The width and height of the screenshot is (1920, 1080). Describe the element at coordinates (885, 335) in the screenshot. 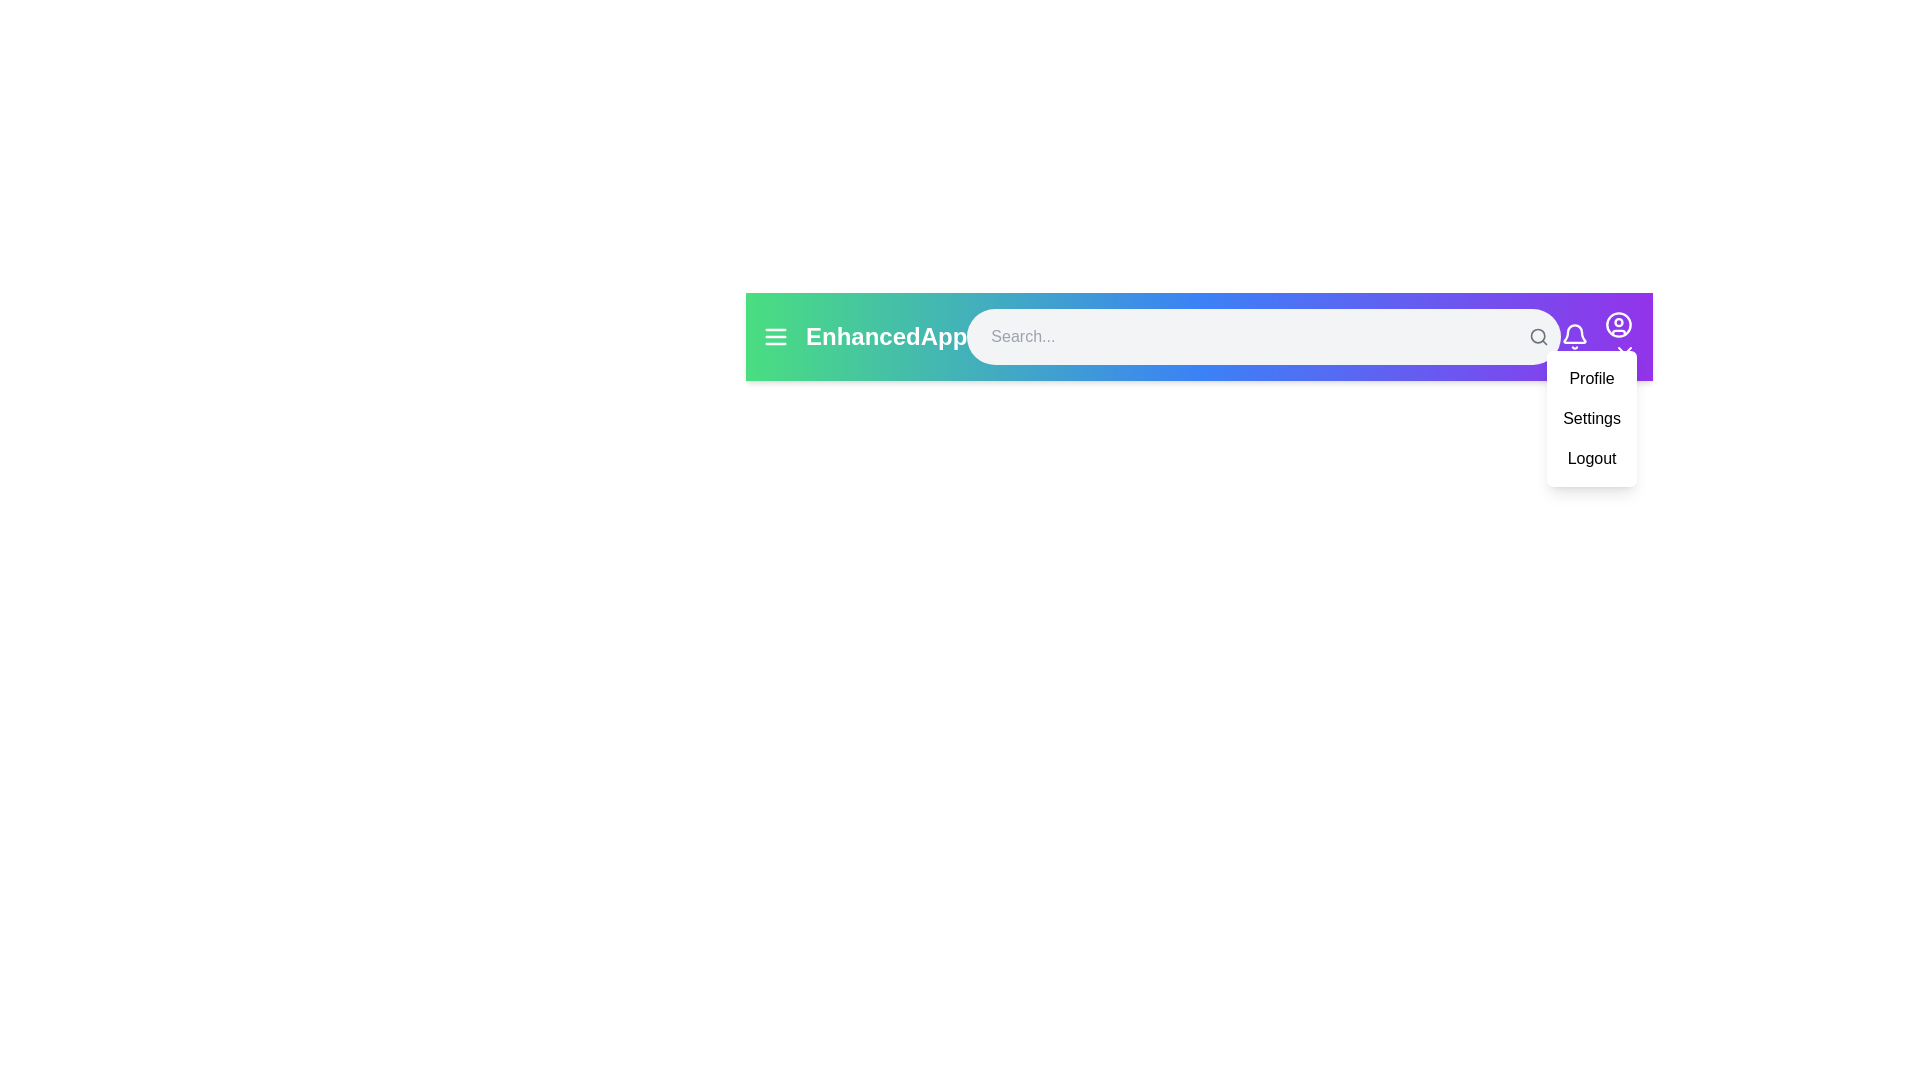

I see `the app title labeled 'EnhancedApp'` at that location.